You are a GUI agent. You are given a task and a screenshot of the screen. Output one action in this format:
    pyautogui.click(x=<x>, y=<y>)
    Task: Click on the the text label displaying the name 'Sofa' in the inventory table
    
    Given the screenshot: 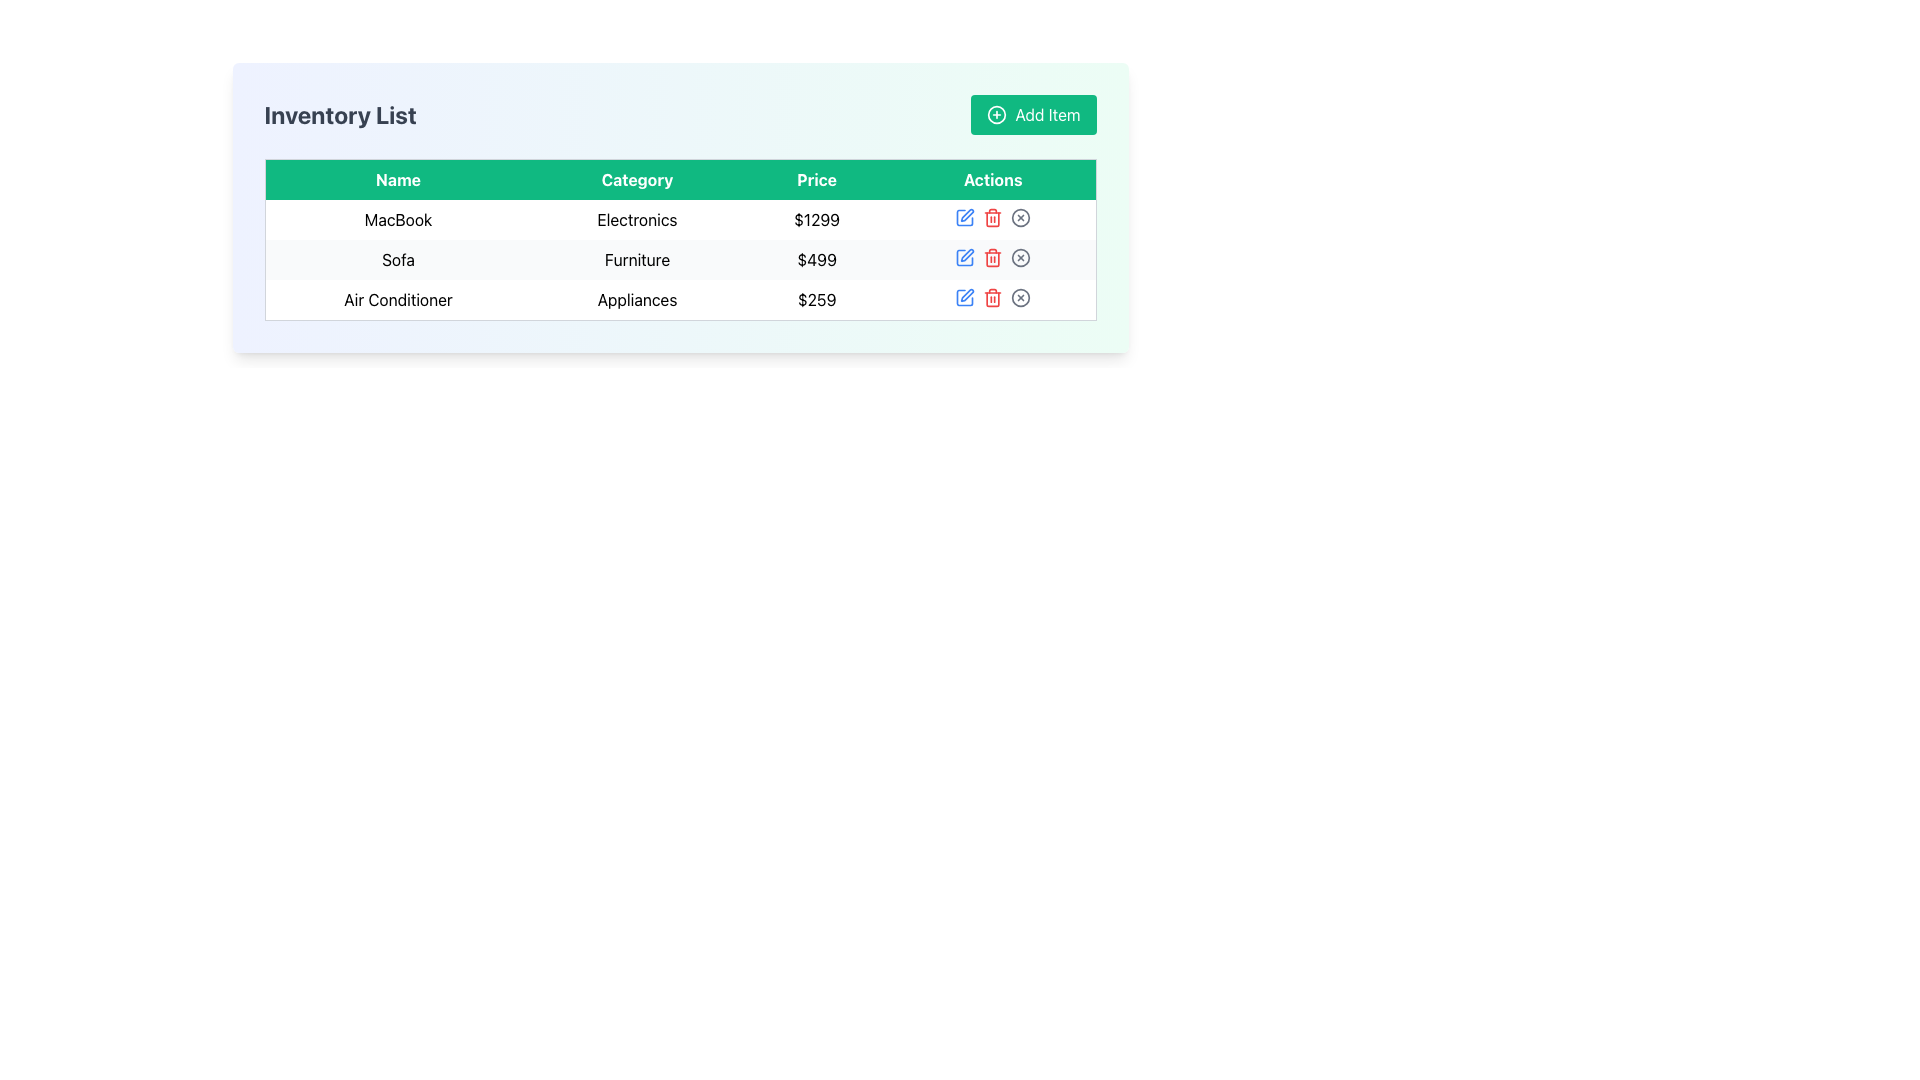 What is the action you would take?
    pyautogui.click(x=398, y=258)
    